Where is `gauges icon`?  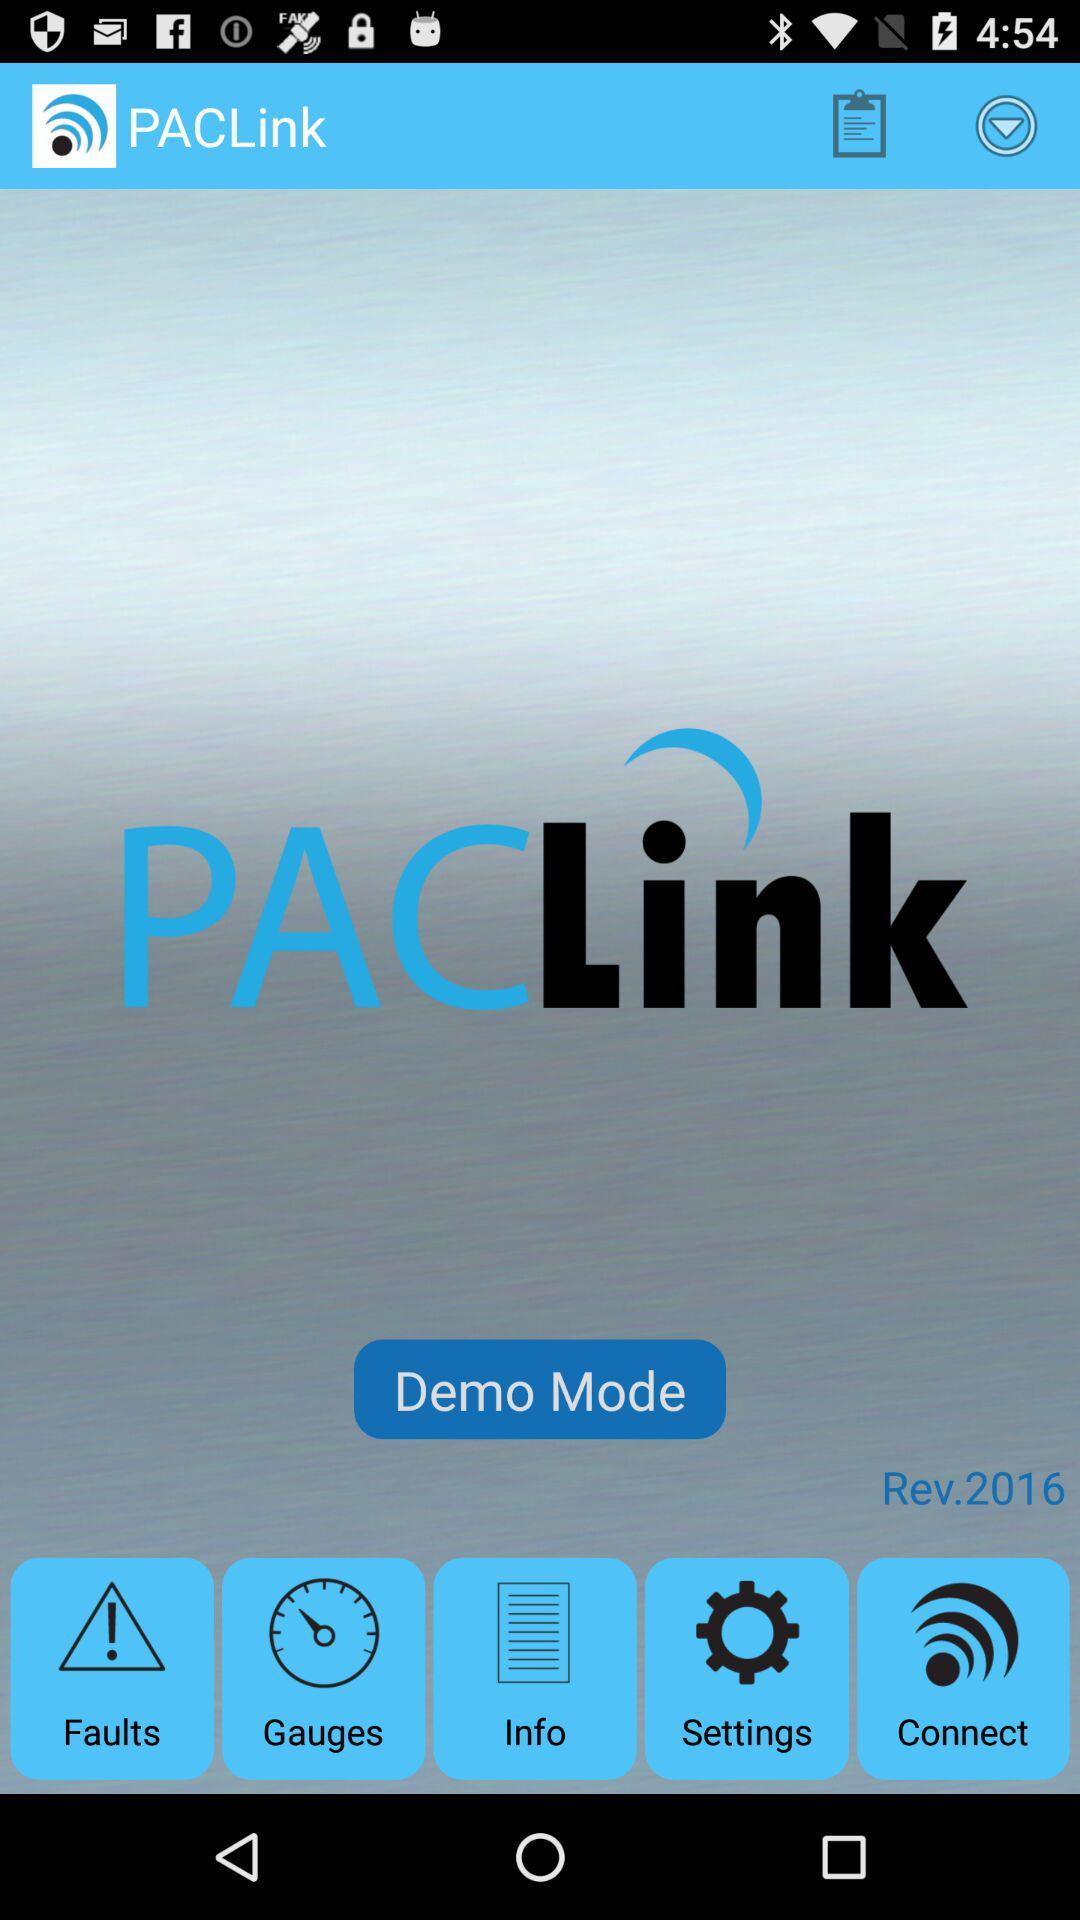
gauges icon is located at coordinates (322, 1668).